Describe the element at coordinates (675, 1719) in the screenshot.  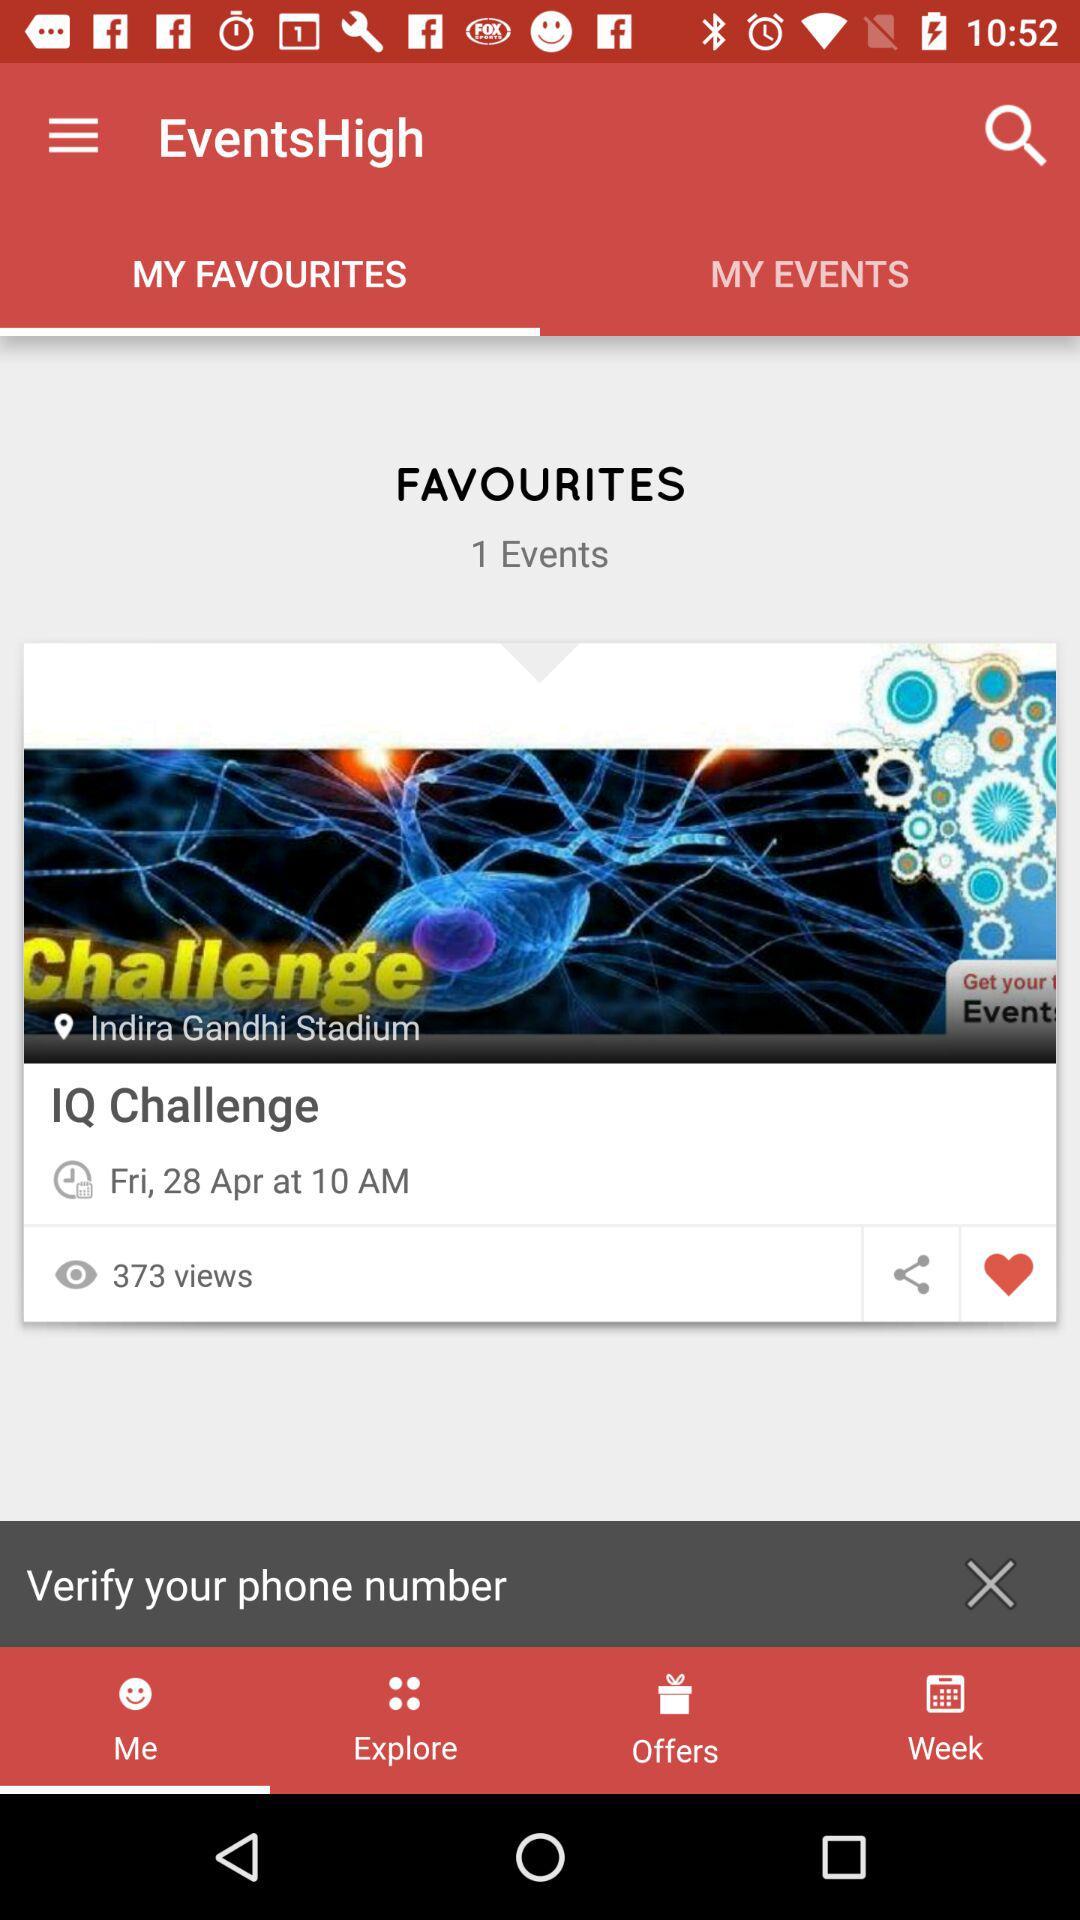
I see `the item below verify your phone` at that location.